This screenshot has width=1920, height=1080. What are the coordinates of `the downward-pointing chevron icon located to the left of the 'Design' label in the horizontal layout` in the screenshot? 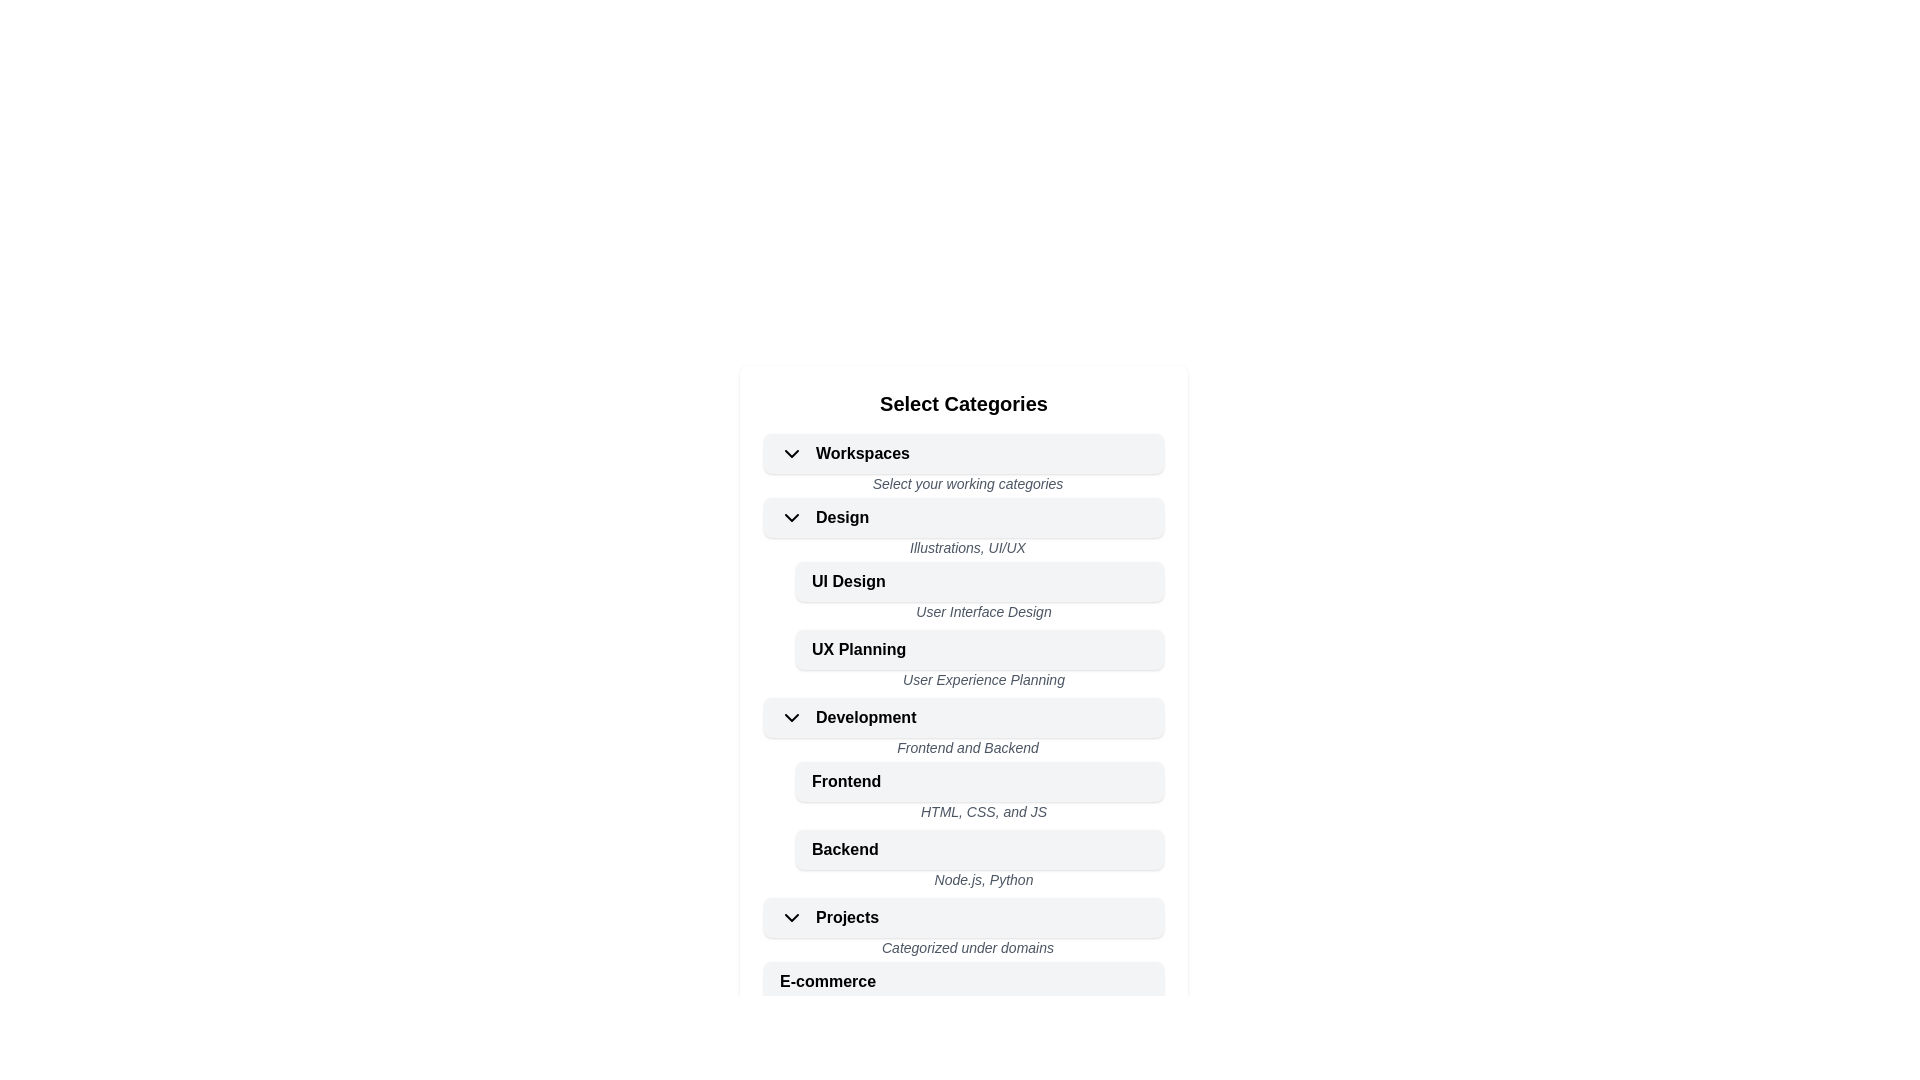 It's located at (796, 516).